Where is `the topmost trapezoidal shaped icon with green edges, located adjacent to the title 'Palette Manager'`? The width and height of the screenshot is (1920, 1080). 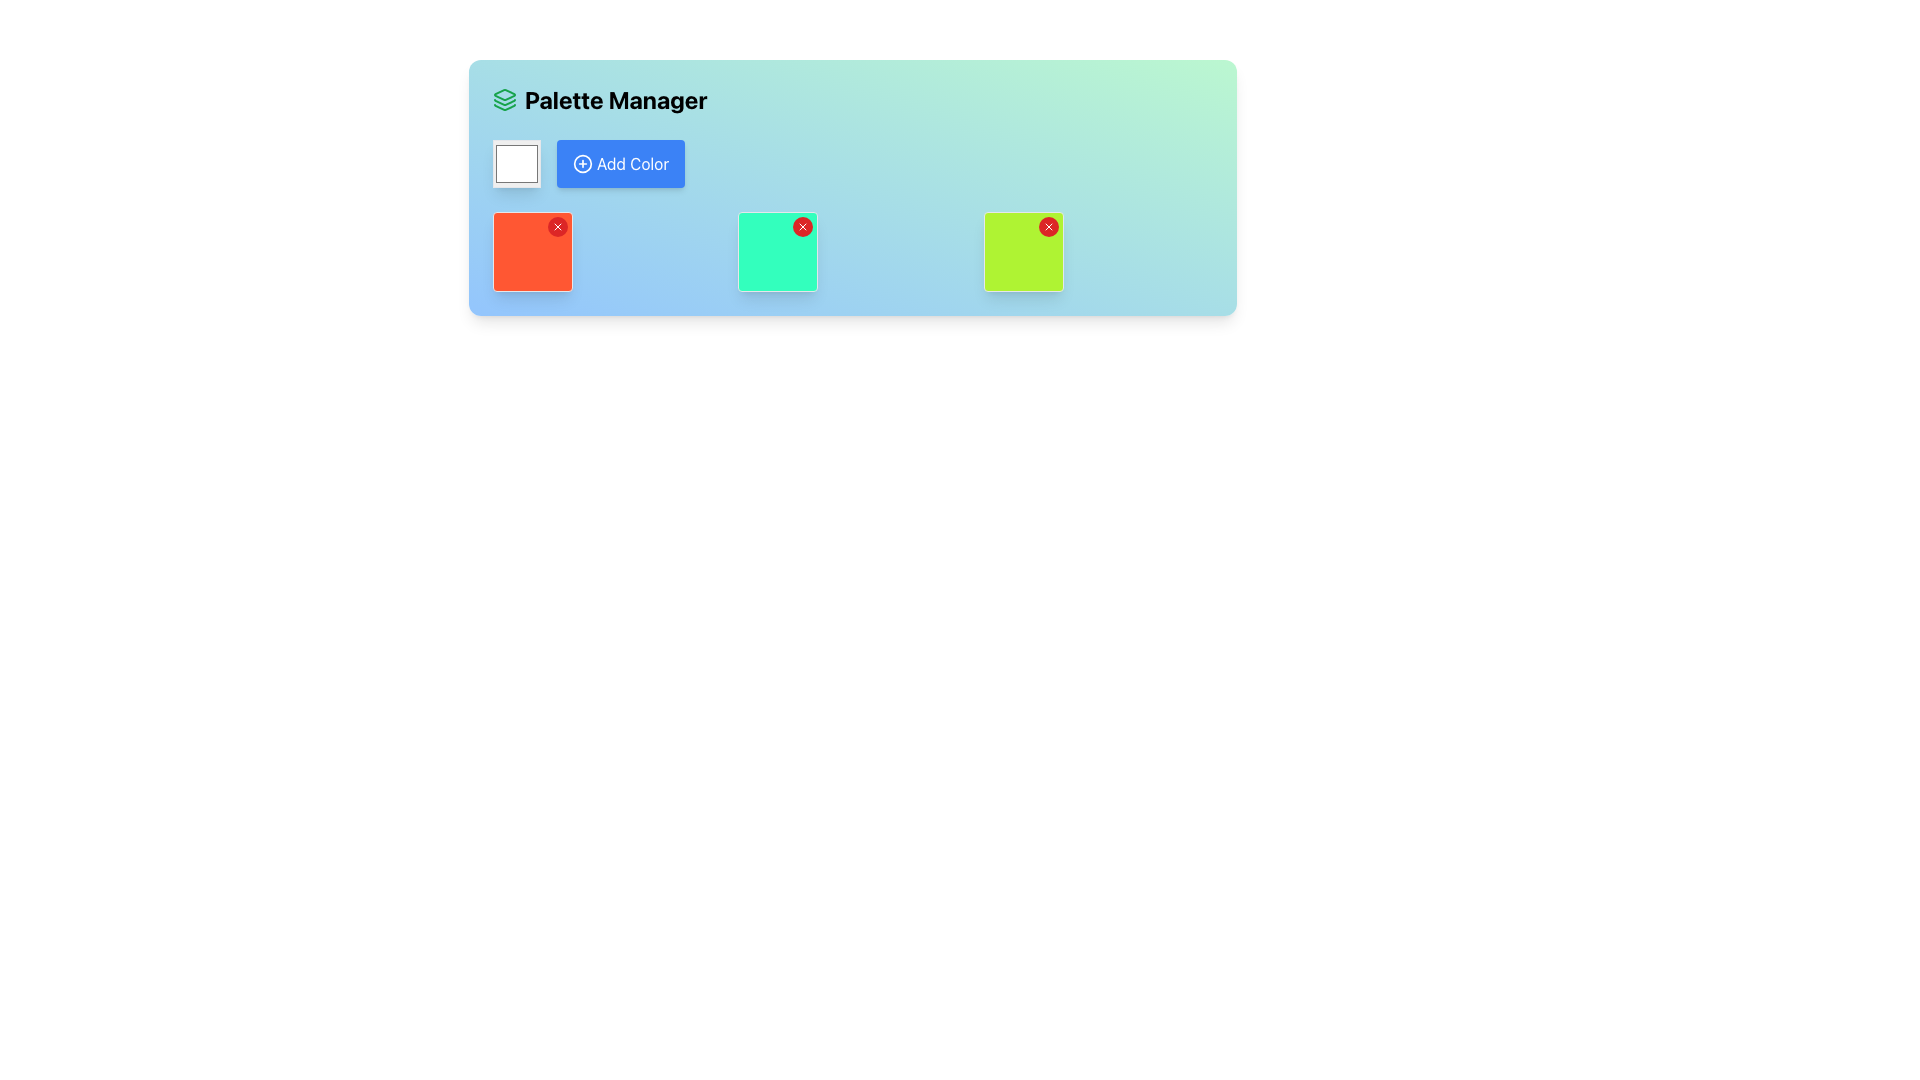
the topmost trapezoidal shaped icon with green edges, located adjacent to the title 'Palette Manager' is located at coordinates (504, 95).